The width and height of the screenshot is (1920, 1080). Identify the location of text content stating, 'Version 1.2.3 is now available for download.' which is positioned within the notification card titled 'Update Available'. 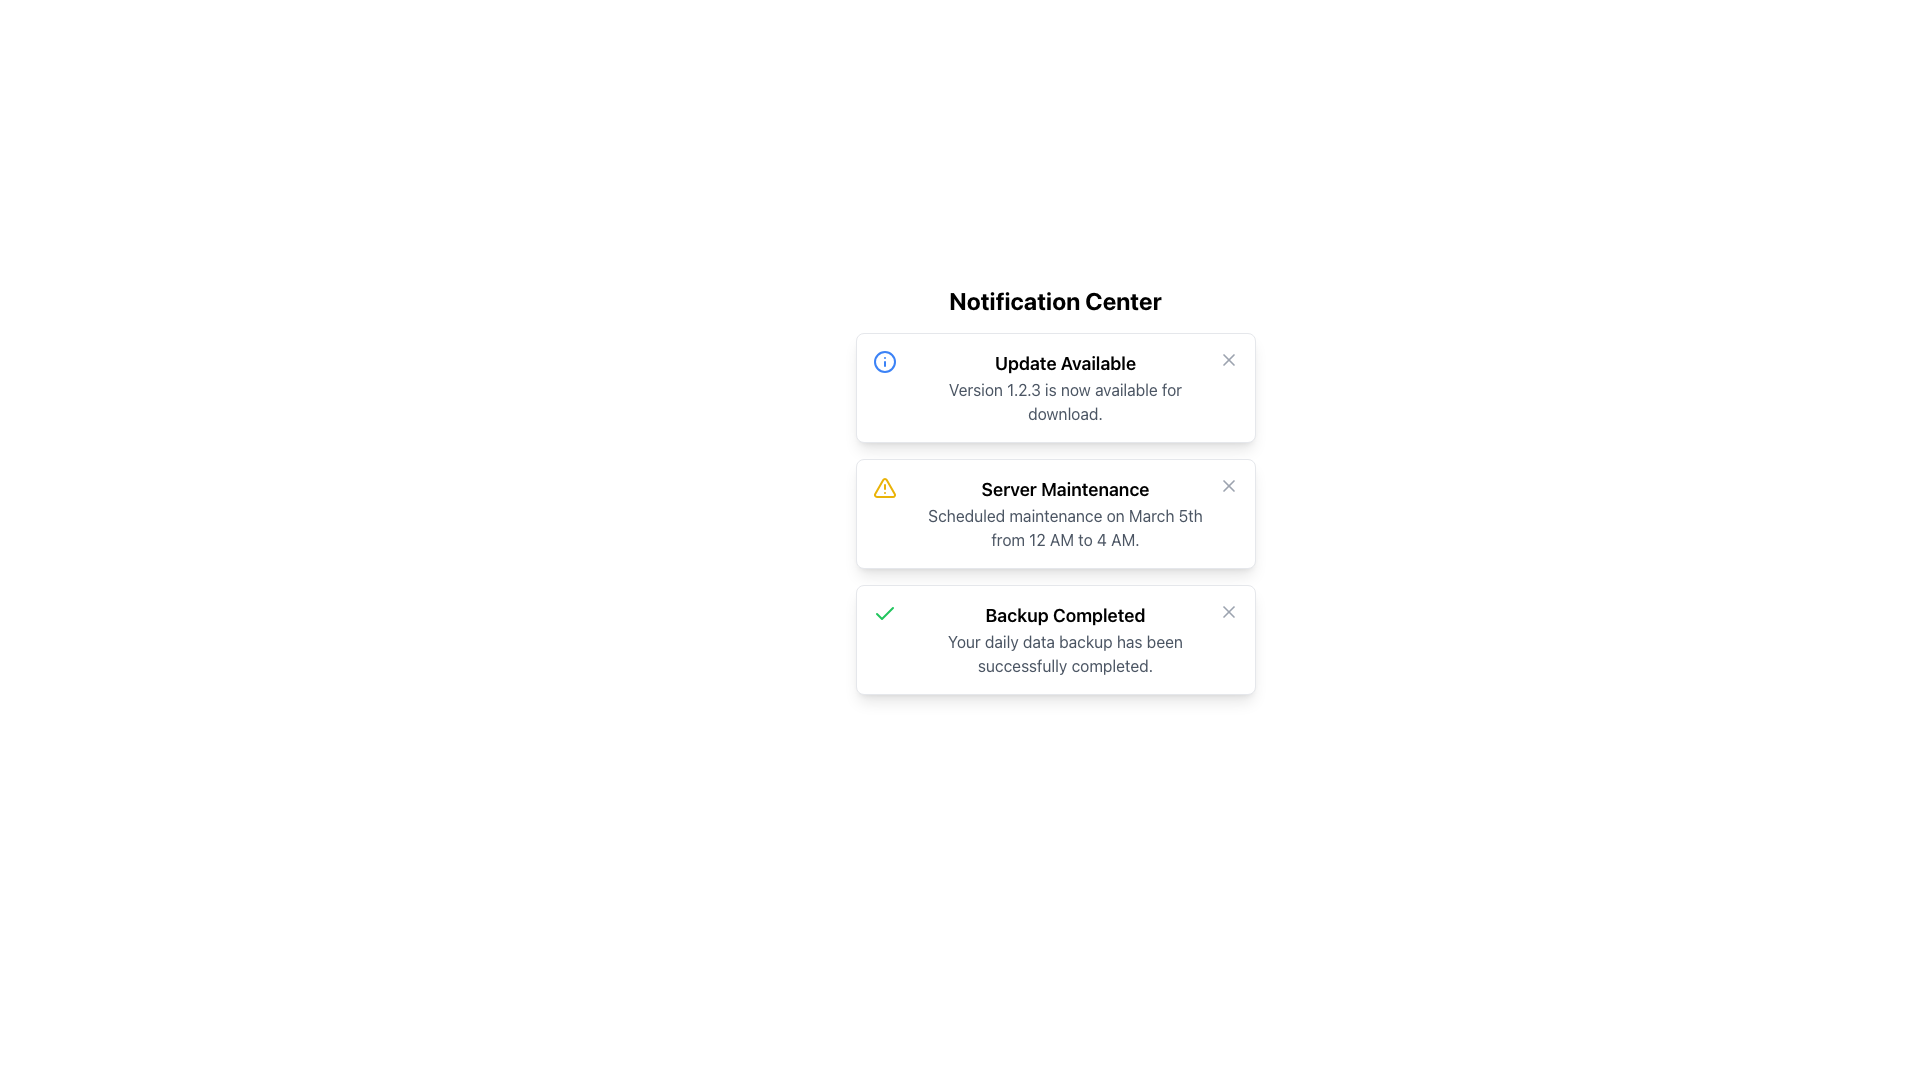
(1064, 401).